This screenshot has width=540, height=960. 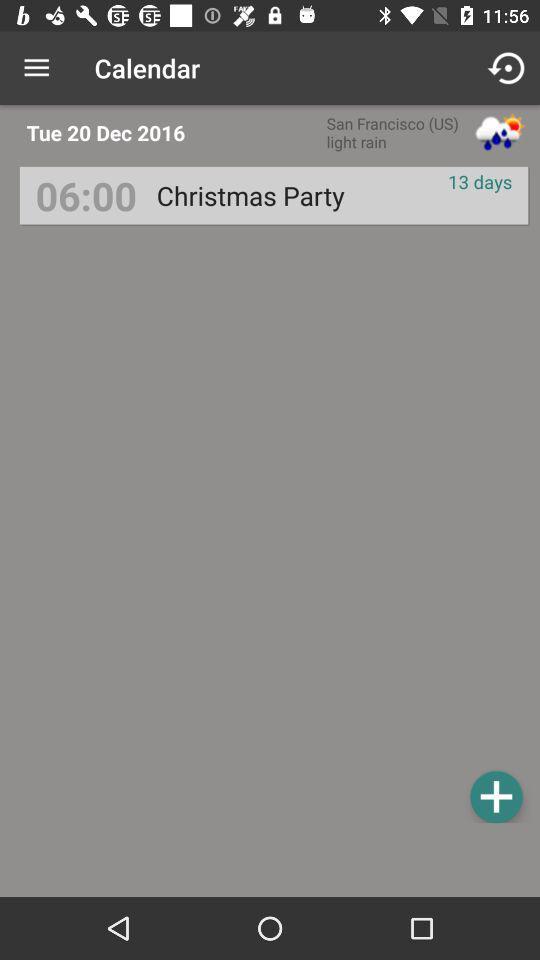 I want to click on 13 days, so click(x=479, y=181).